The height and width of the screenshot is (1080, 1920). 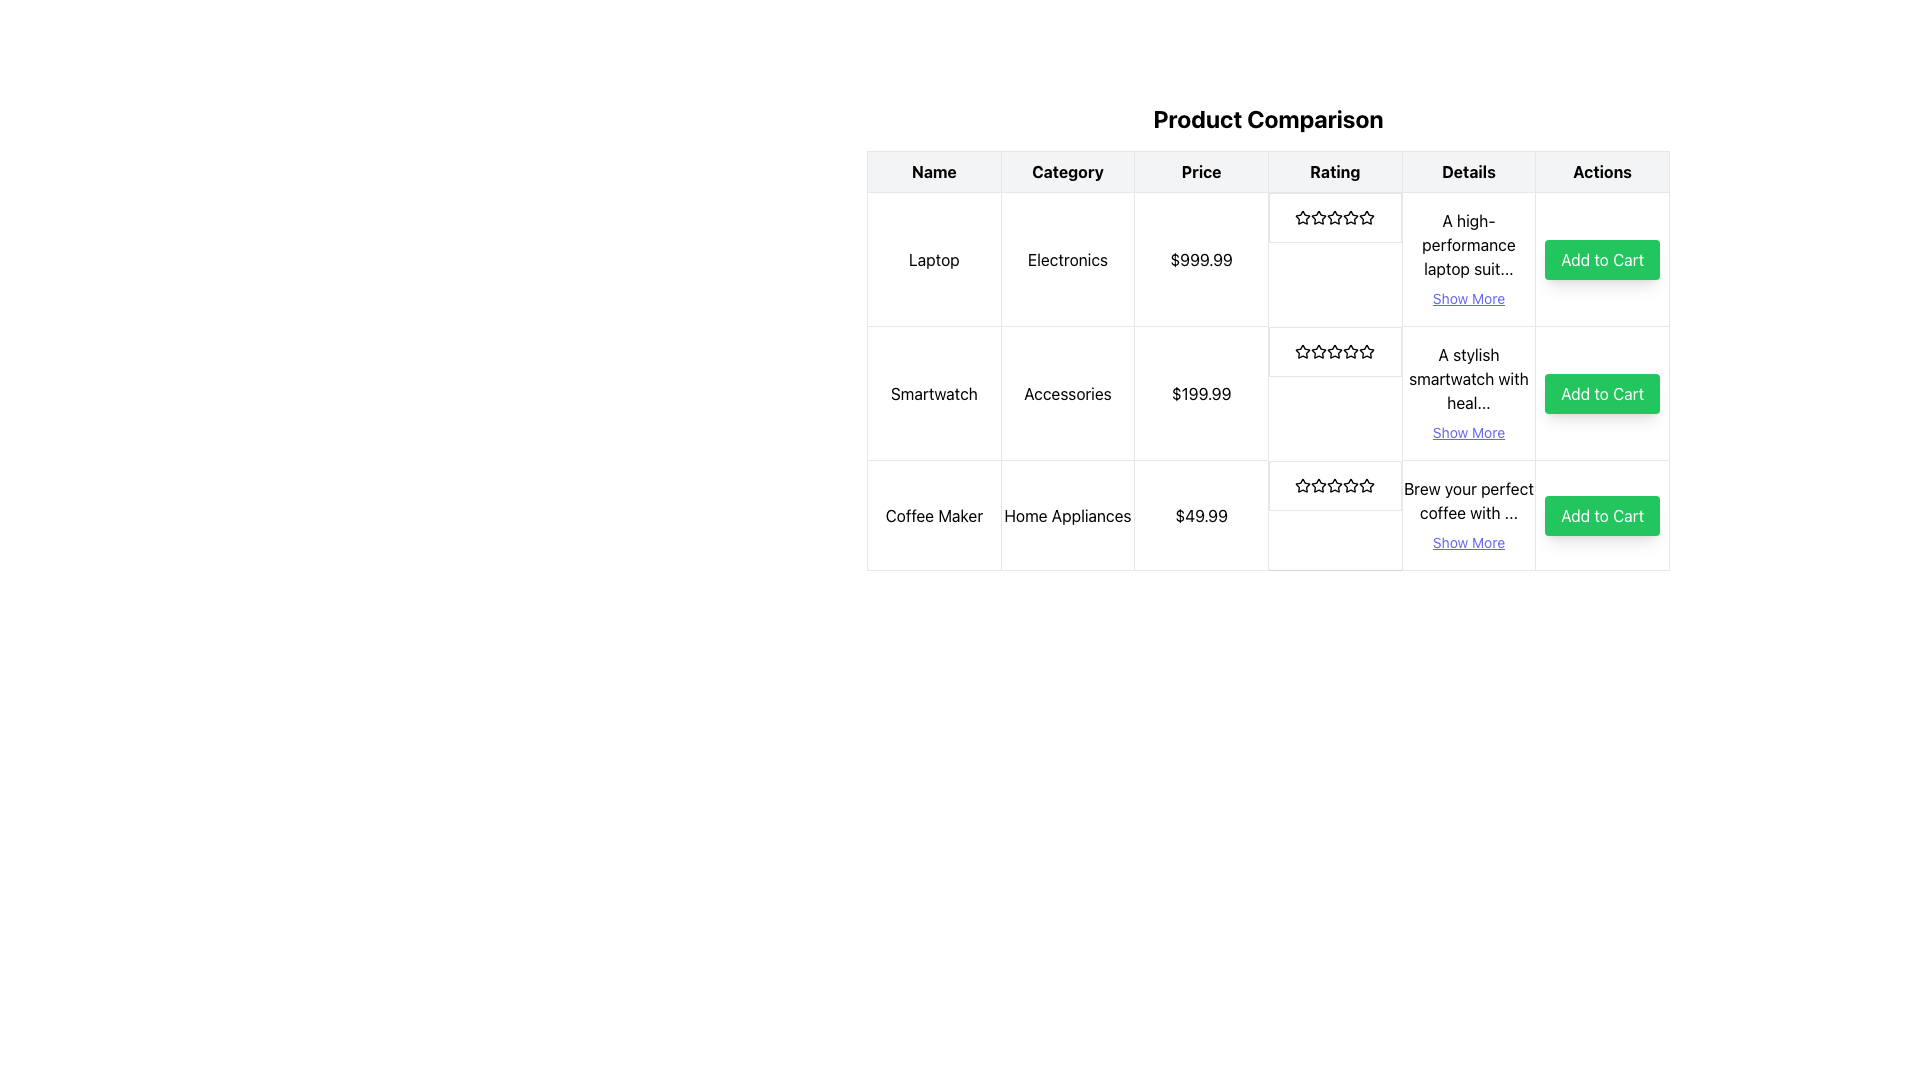 I want to click on the price Text Label displaying the price of the 'Coffee Maker' in the Product Comparison table, so click(x=1200, y=514).